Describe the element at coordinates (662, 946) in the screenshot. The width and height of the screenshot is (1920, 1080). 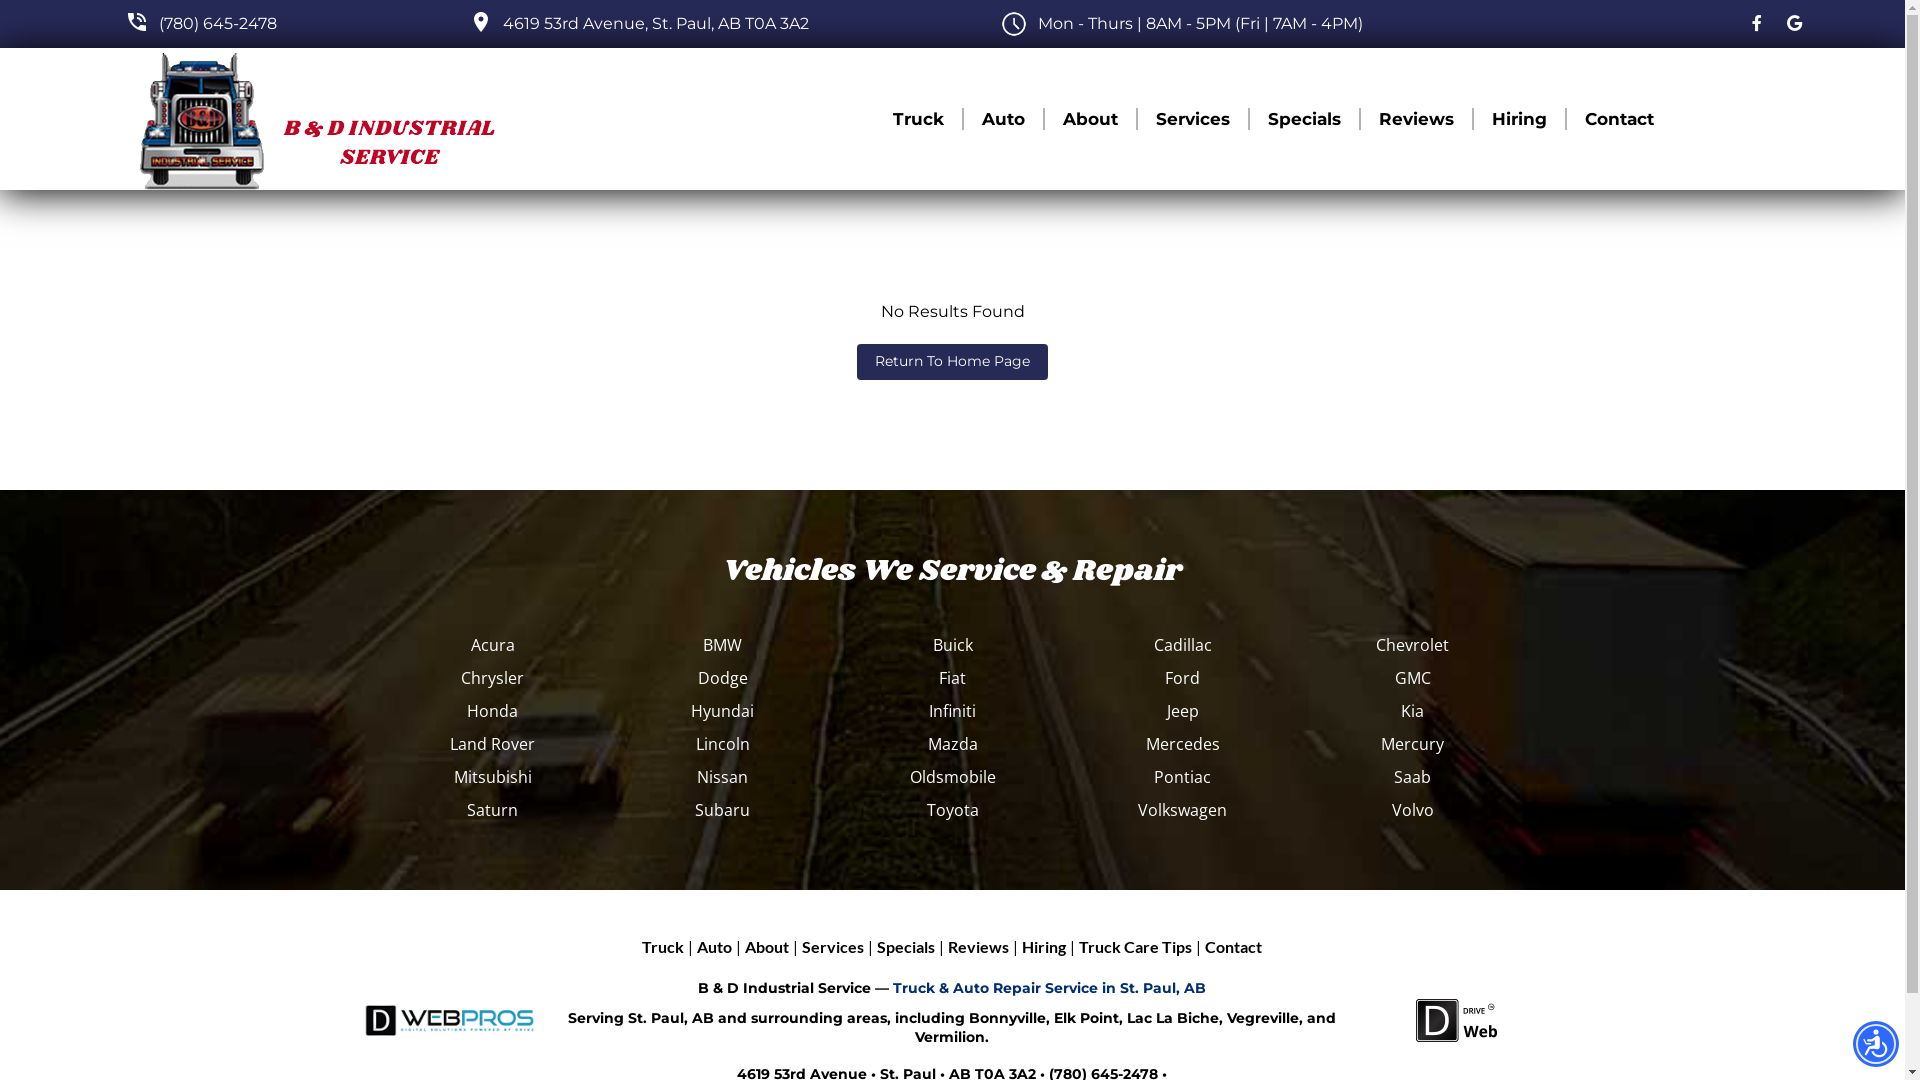
I see `'Truck'` at that location.